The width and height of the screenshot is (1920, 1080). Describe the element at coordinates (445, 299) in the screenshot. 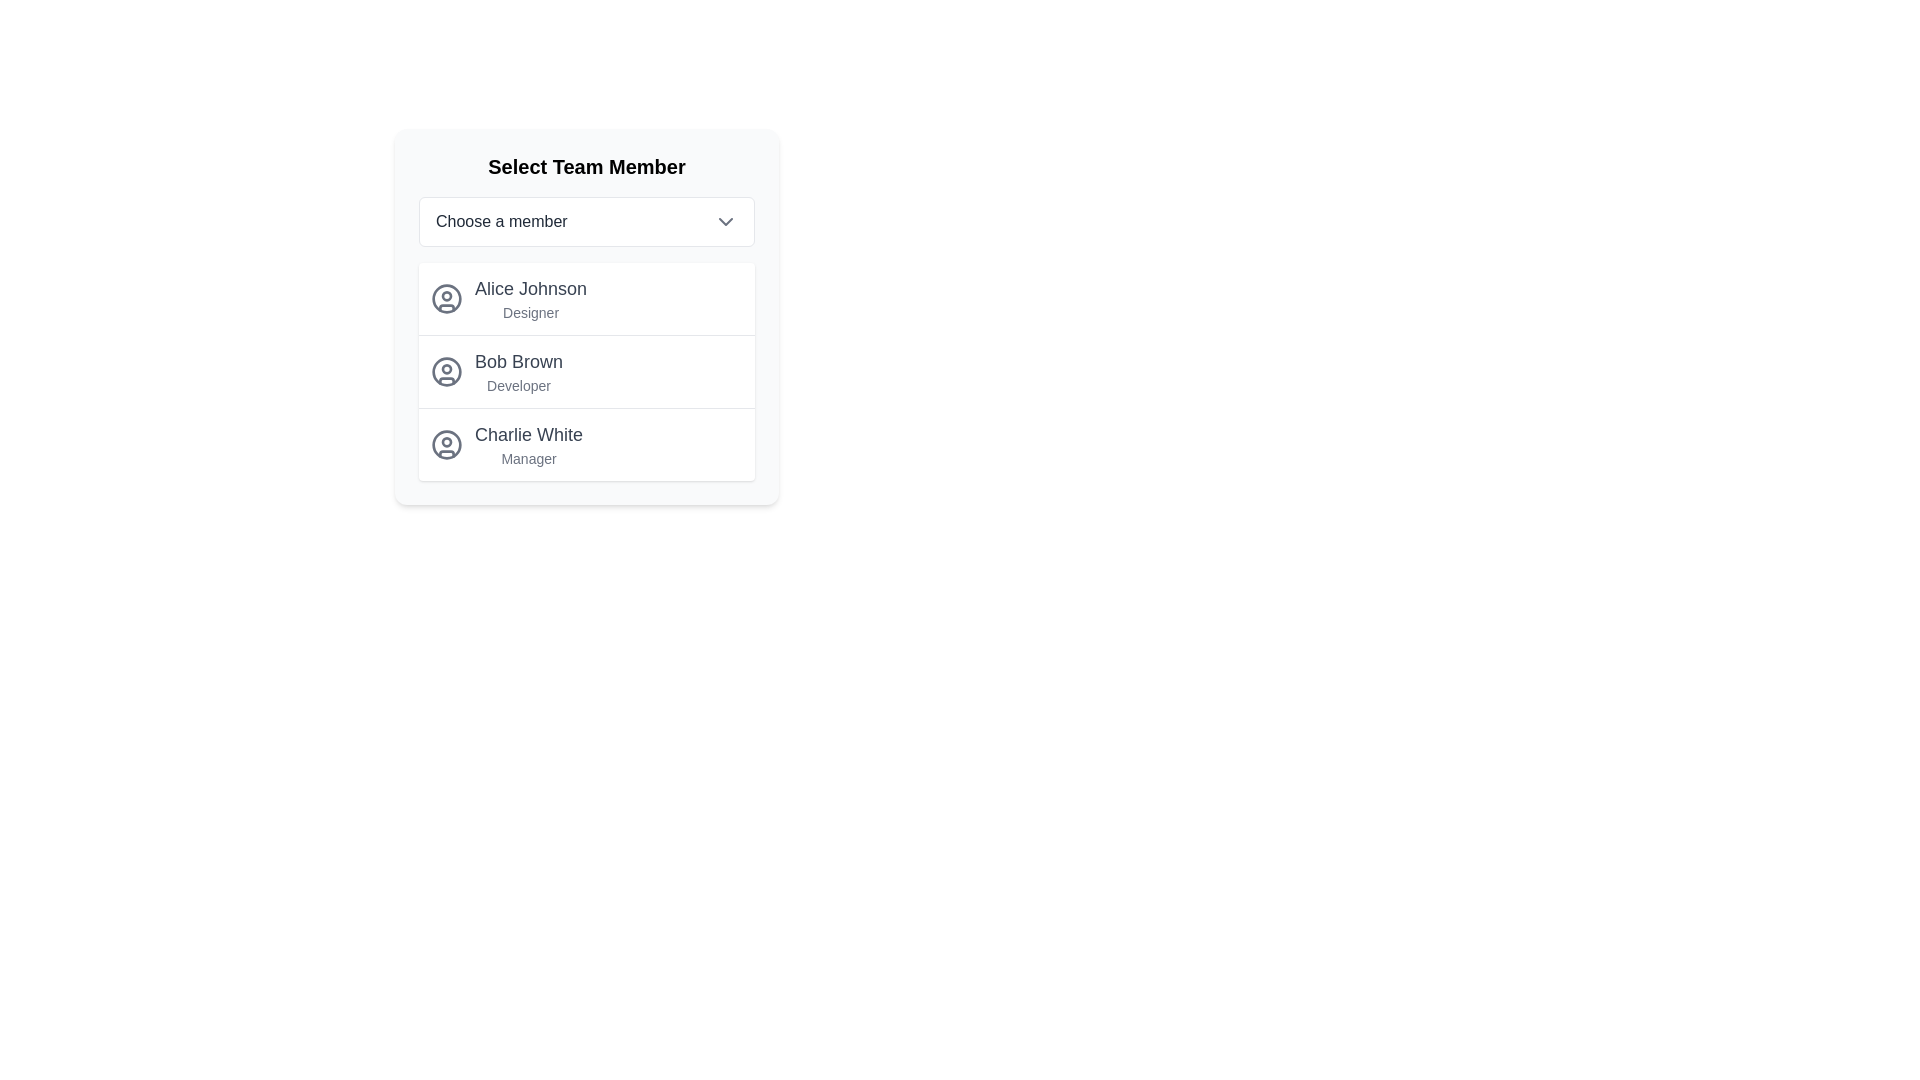

I see `the circular avatar icon representing 'Alice Johnson' in the user profile dropdown list` at that location.